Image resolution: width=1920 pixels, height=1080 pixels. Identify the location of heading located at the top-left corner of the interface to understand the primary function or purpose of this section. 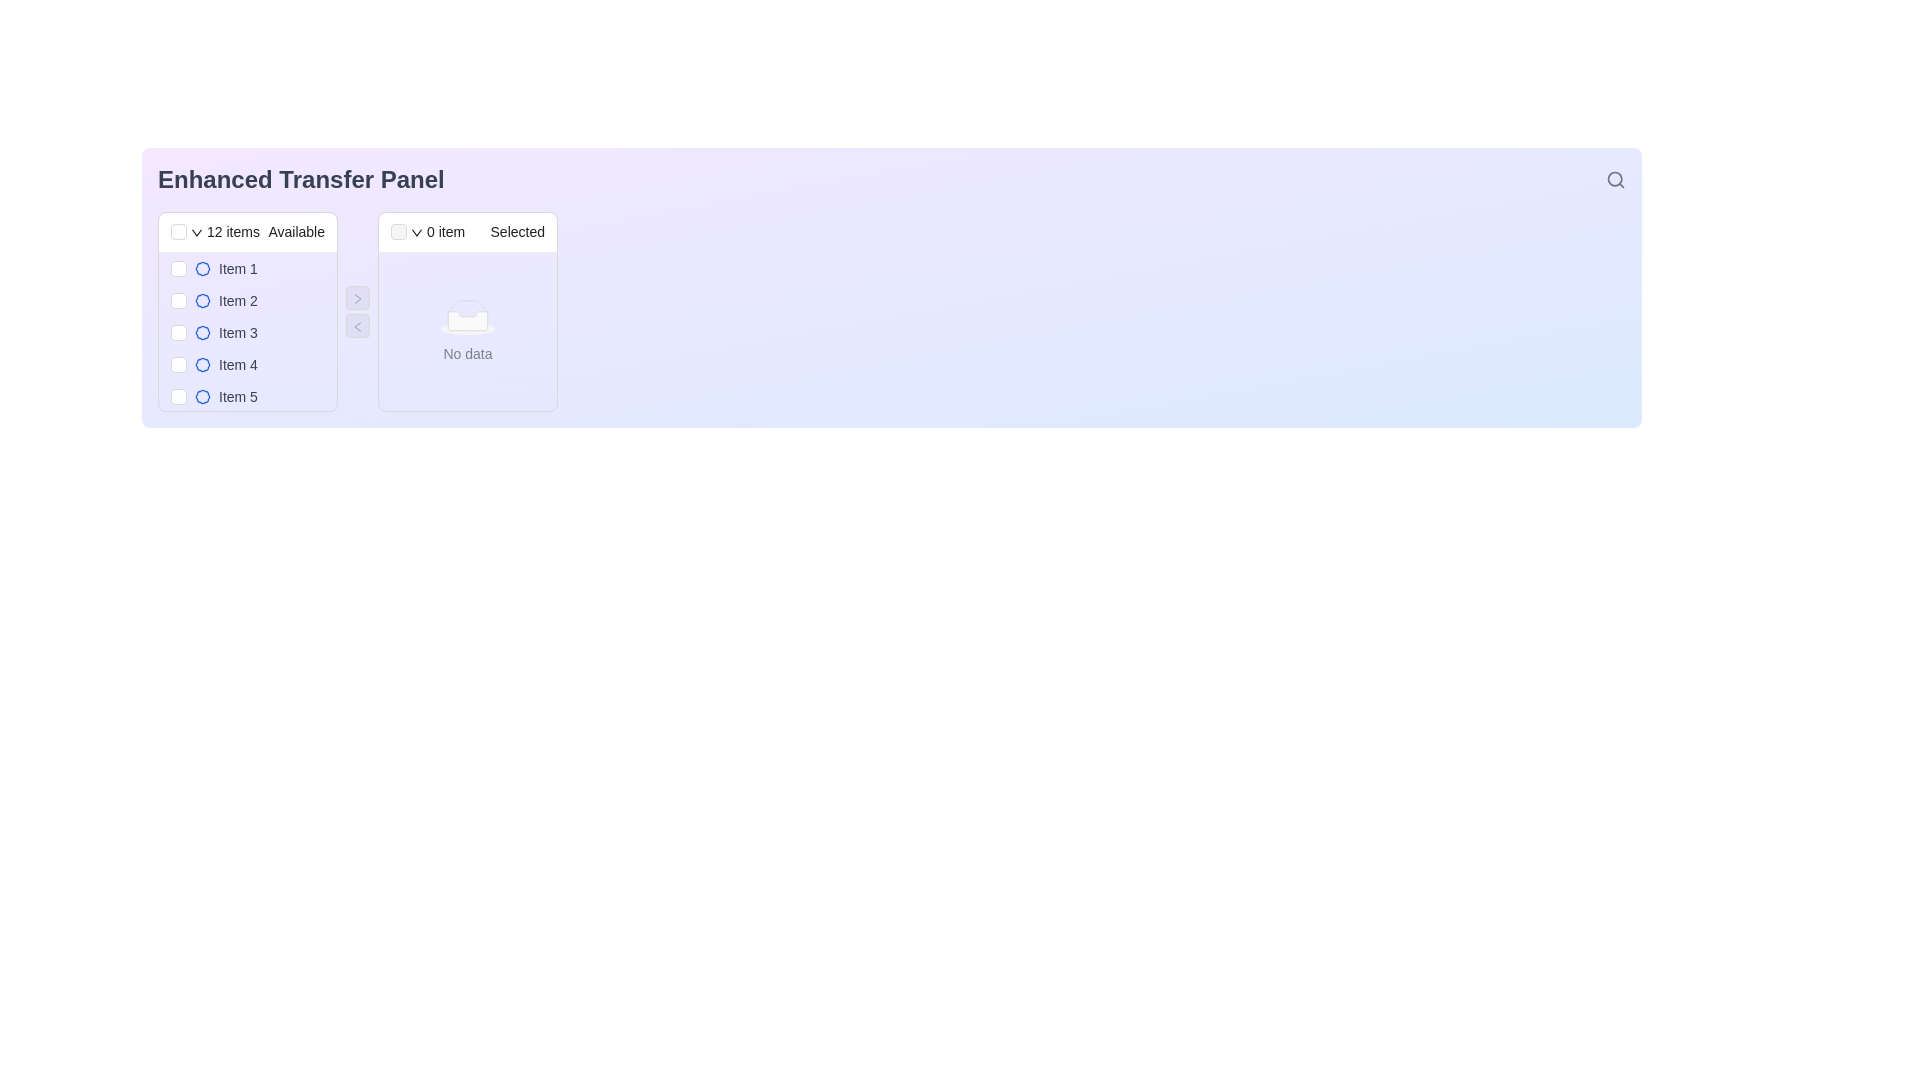
(300, 180).